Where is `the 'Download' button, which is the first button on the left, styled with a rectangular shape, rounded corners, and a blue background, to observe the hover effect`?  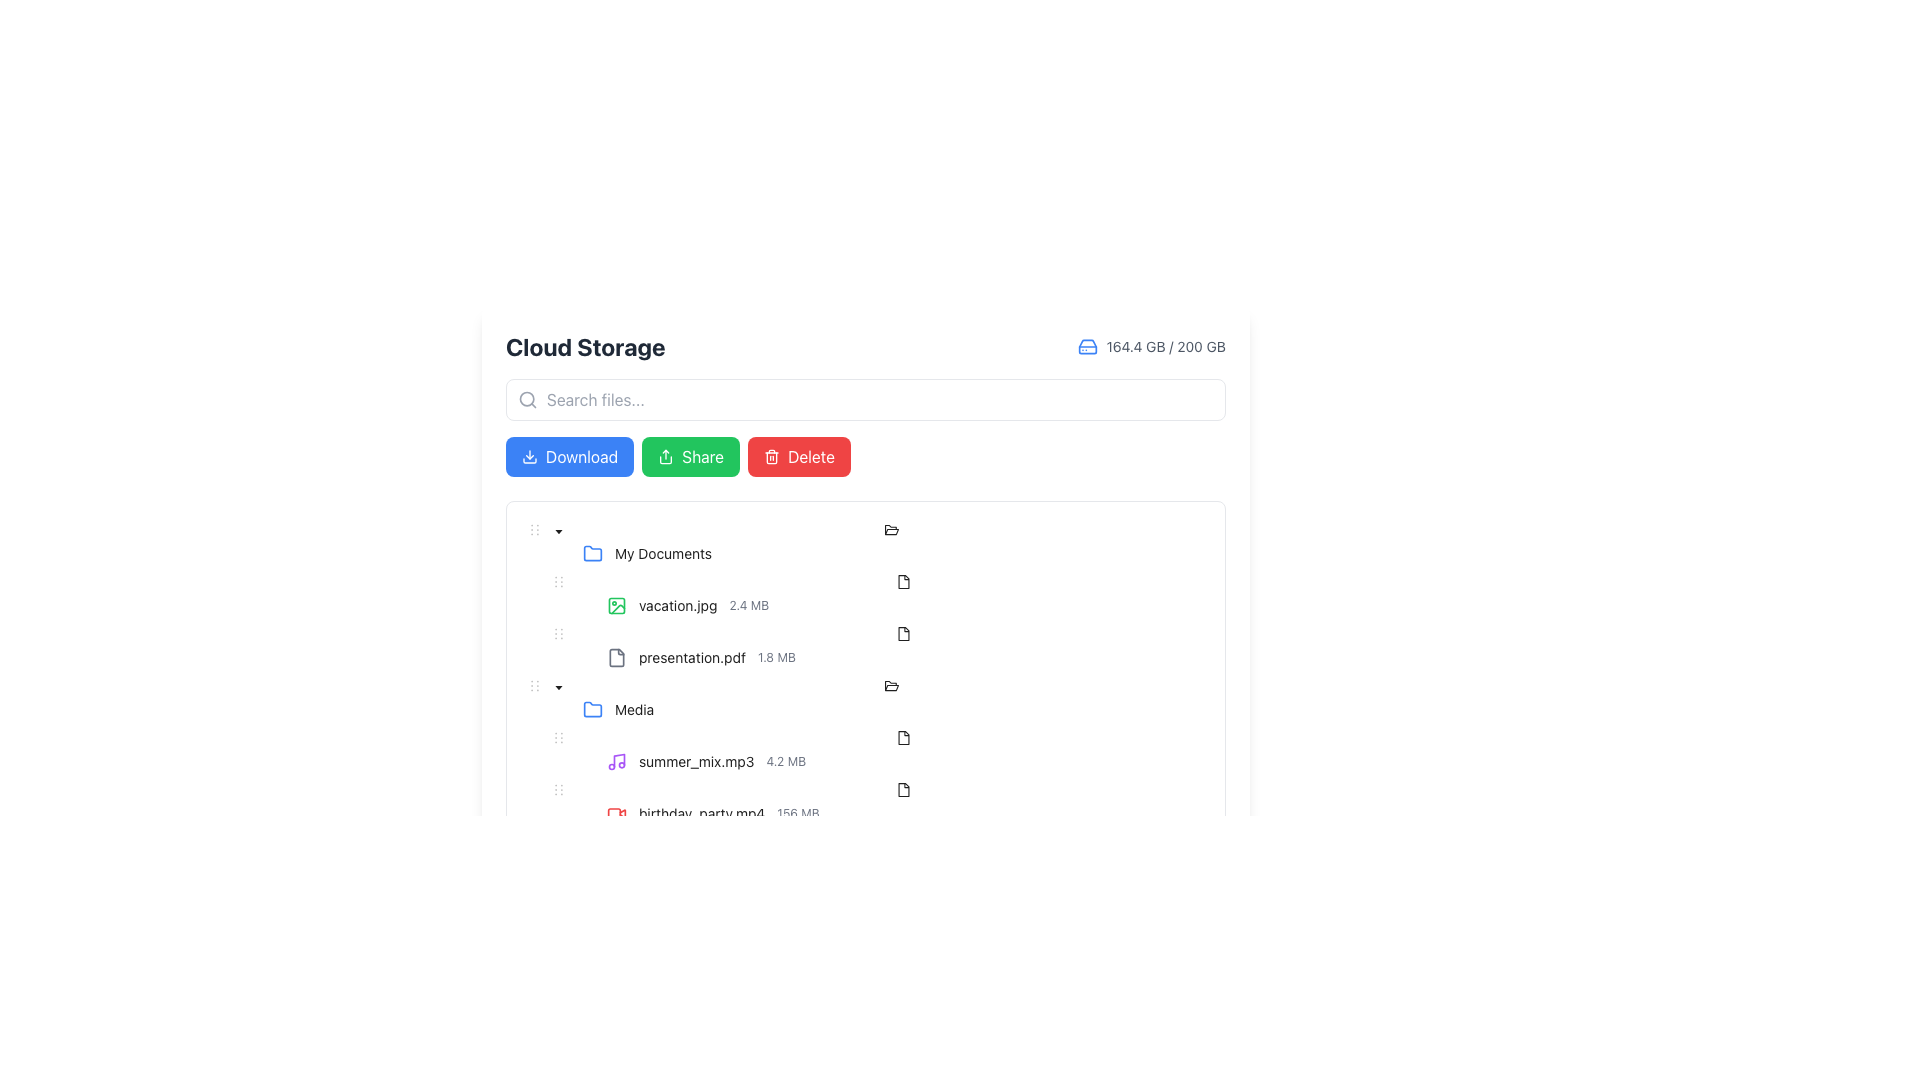
the 'Download' button, which is the first button on the left, styled with a rectangular shape, rounded corners, and a blue background, to observe the hover effect is located at coordinates (569, 456).